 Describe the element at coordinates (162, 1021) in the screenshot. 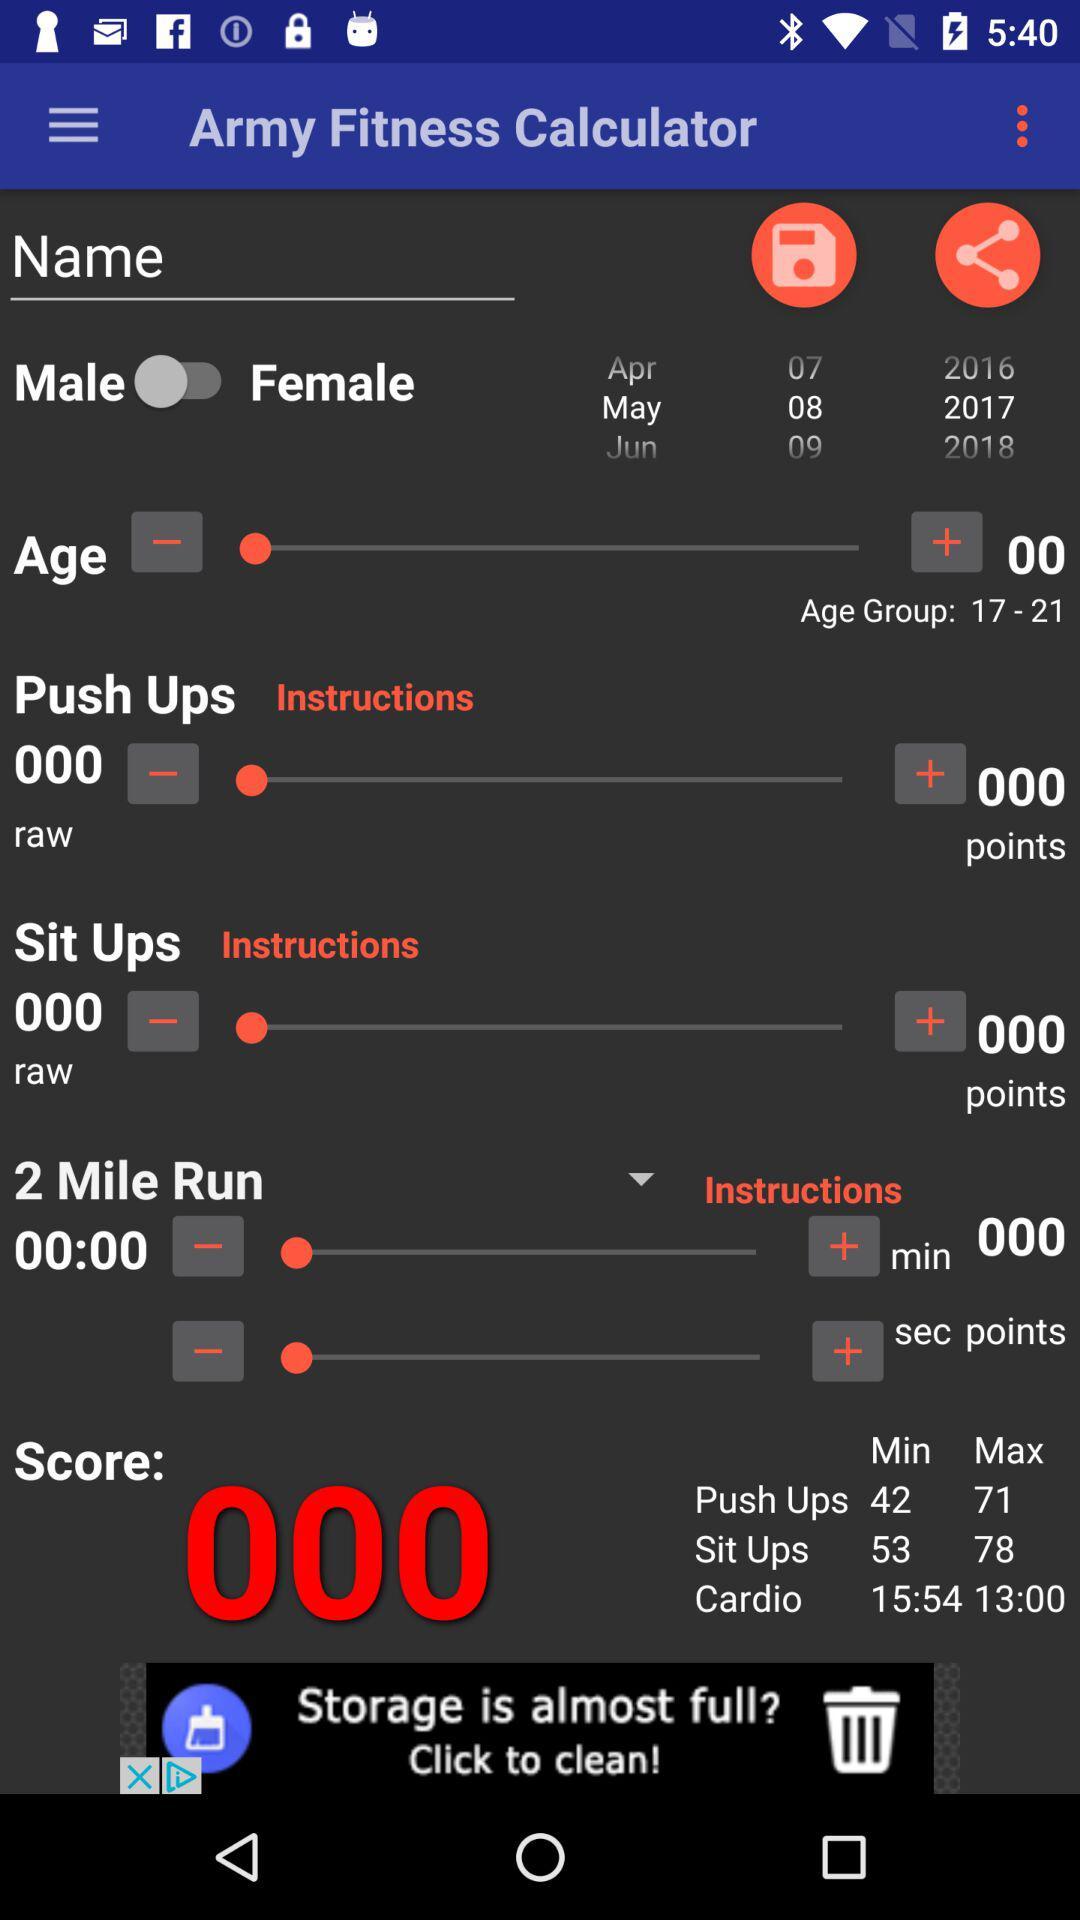

I see `decrease sit ups` at that location.